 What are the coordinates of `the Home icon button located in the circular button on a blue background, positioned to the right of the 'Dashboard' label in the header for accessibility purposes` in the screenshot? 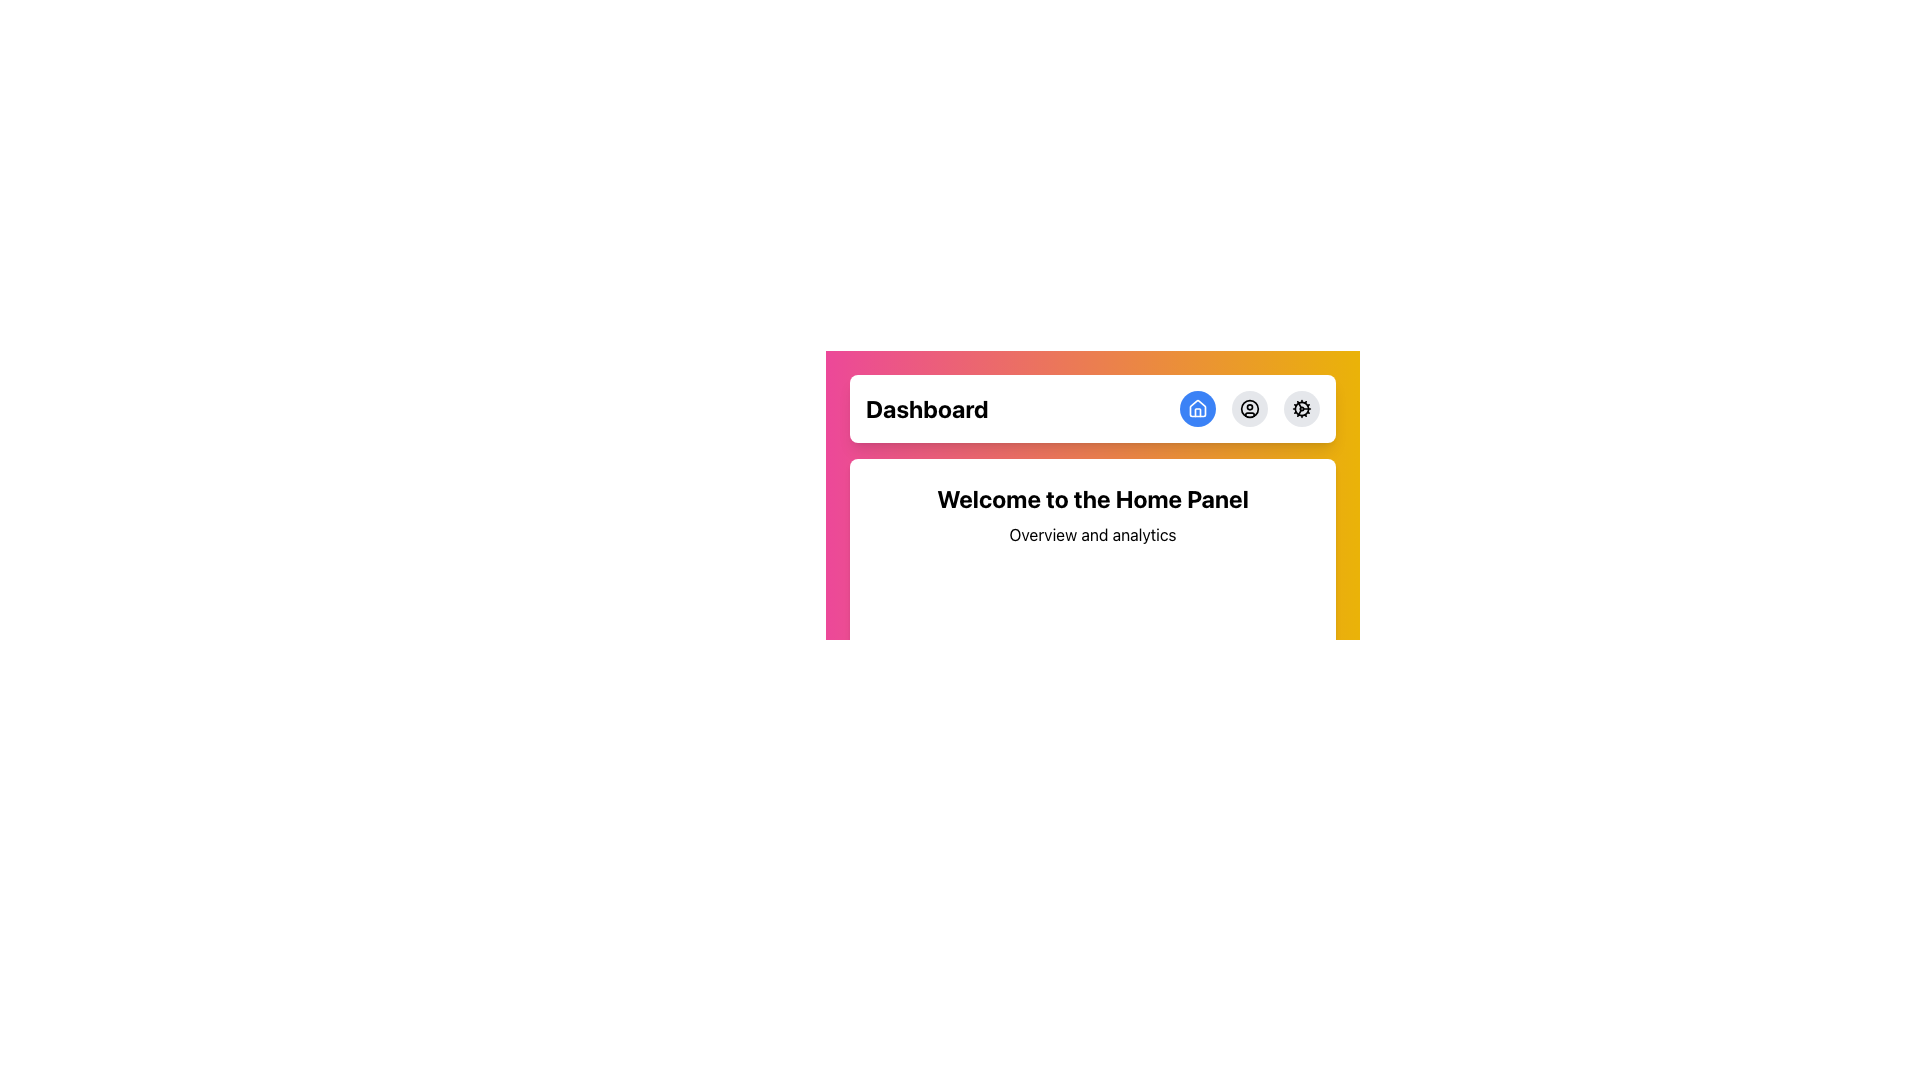 It's located at (1198, 407).